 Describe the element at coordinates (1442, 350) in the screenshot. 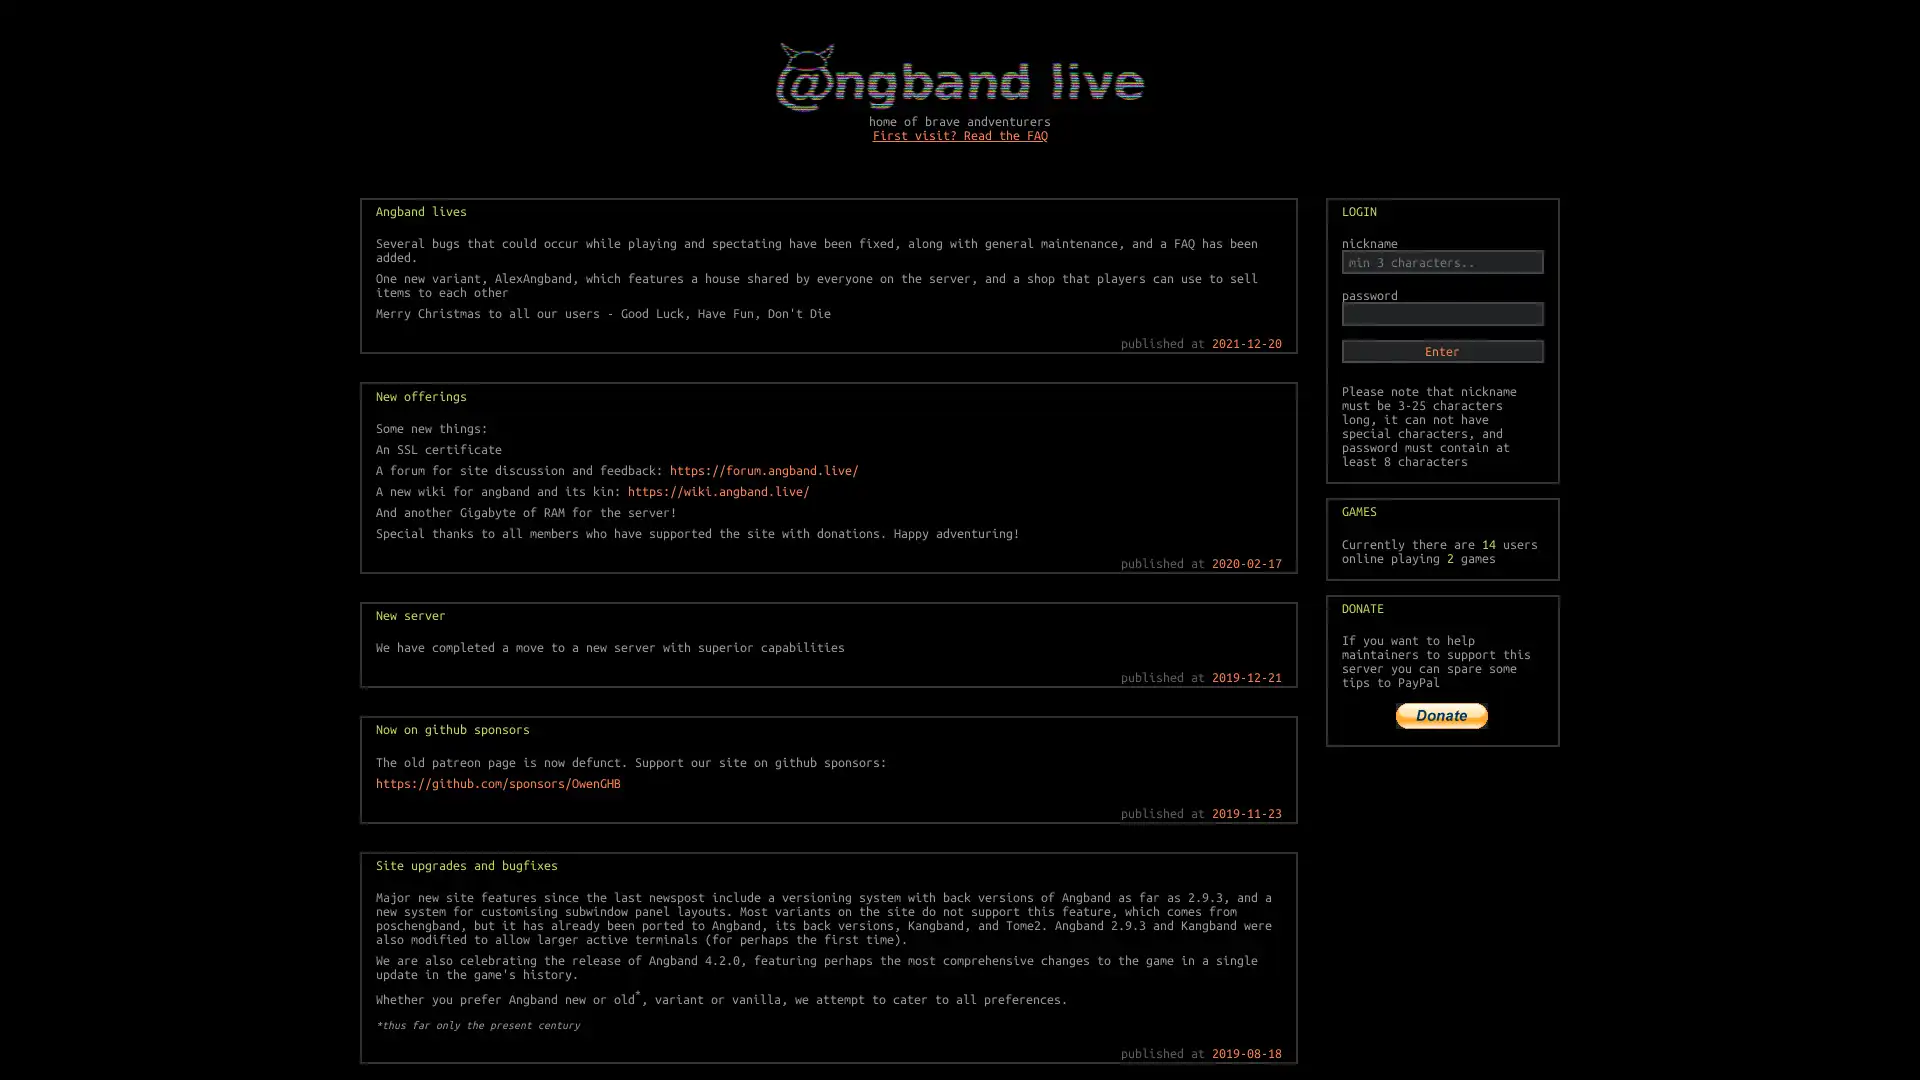

I see `Enter` at that location.